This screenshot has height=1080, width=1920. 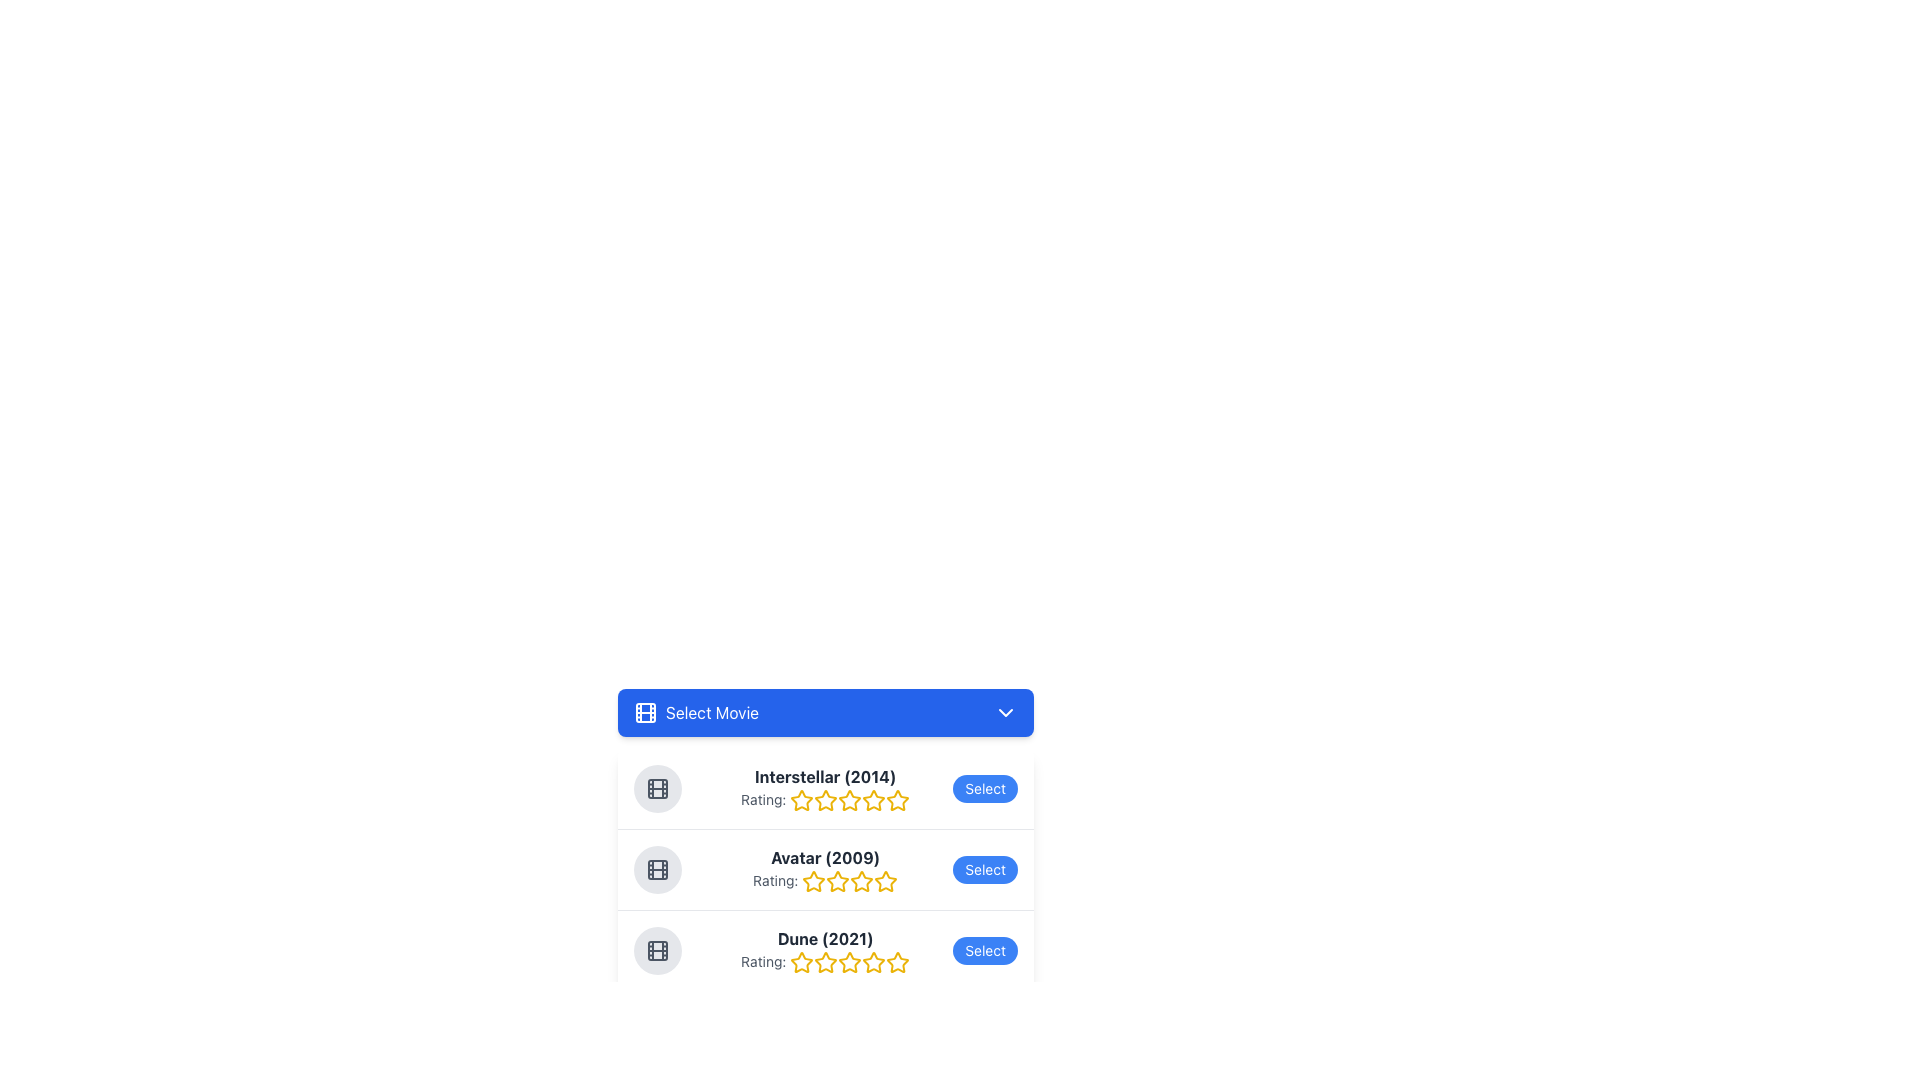 What do you see at coordinates (885, 880) in the screenshot?
I see `the fourth star icon in the rating system to express a rating for the movie 'Avatar (2009)'` at bounding box center [885, 880].